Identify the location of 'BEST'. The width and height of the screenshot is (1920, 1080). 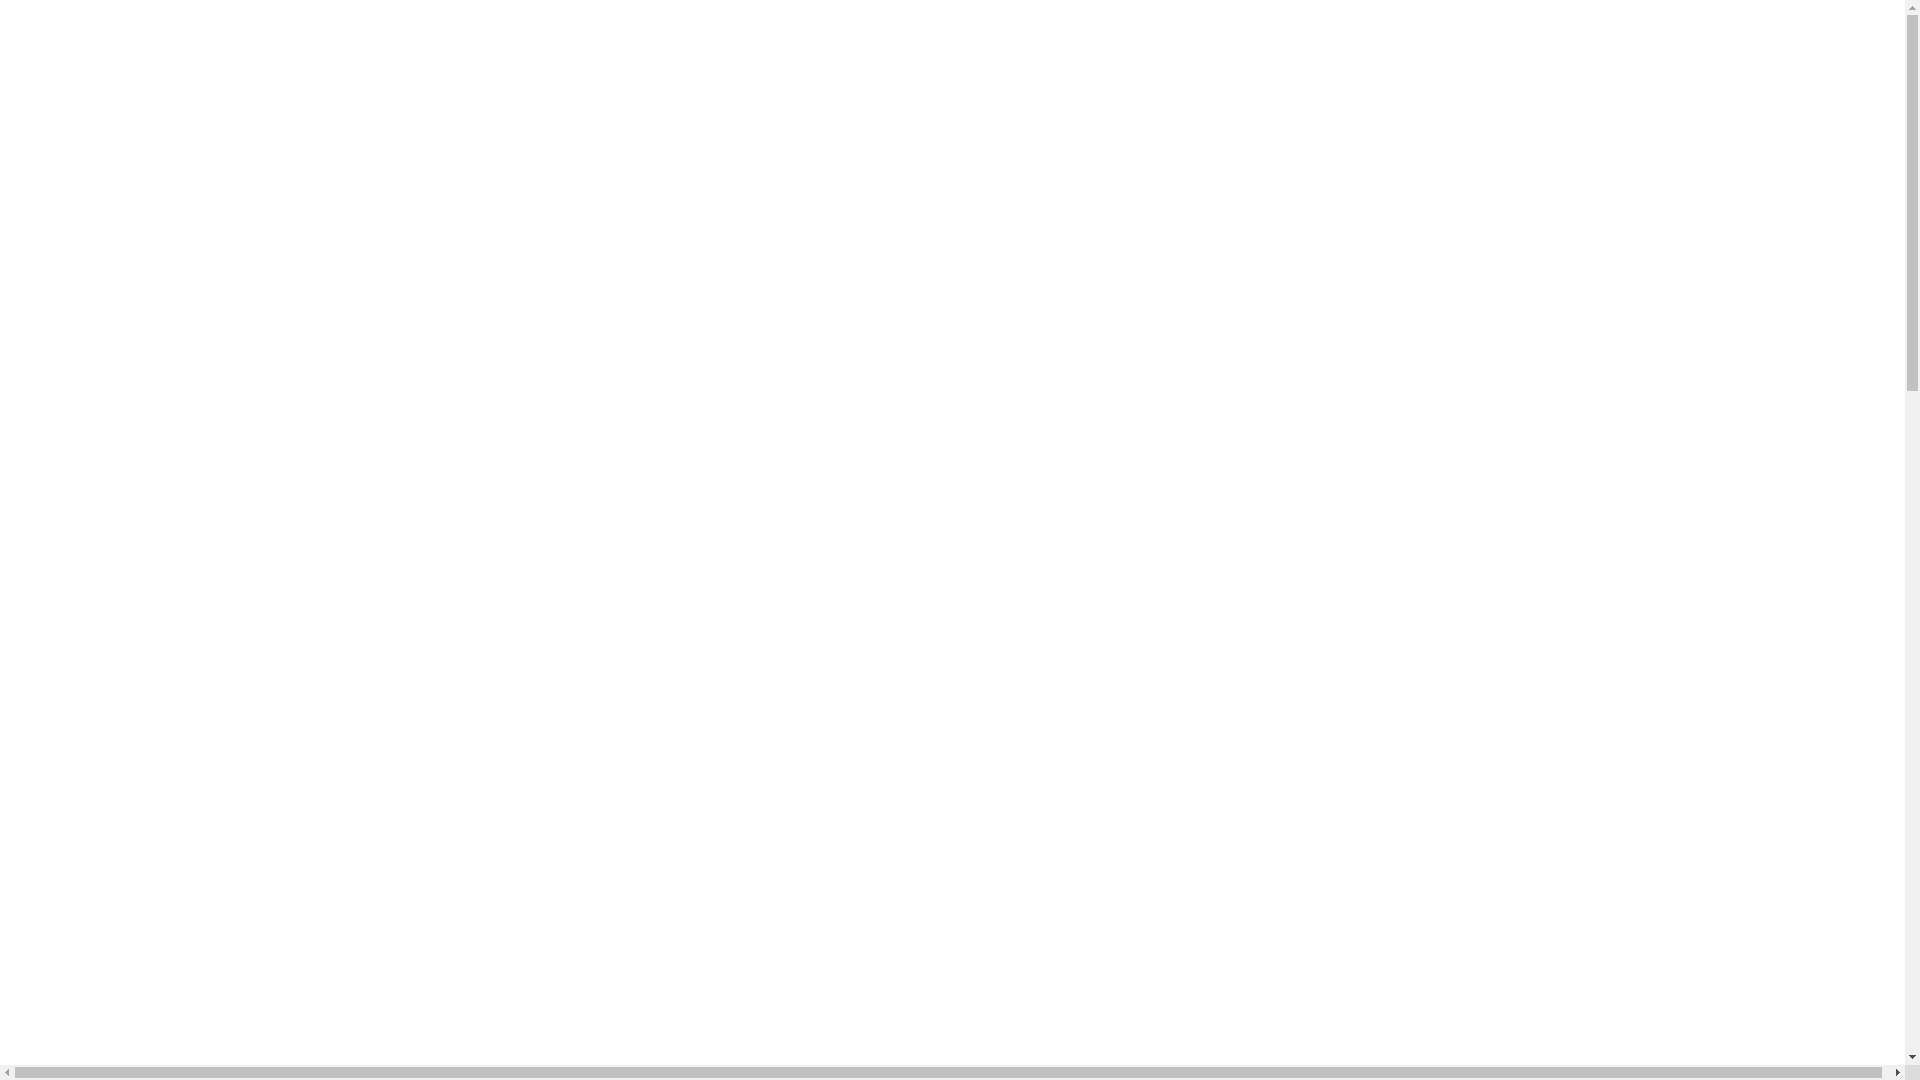
(66, 508).